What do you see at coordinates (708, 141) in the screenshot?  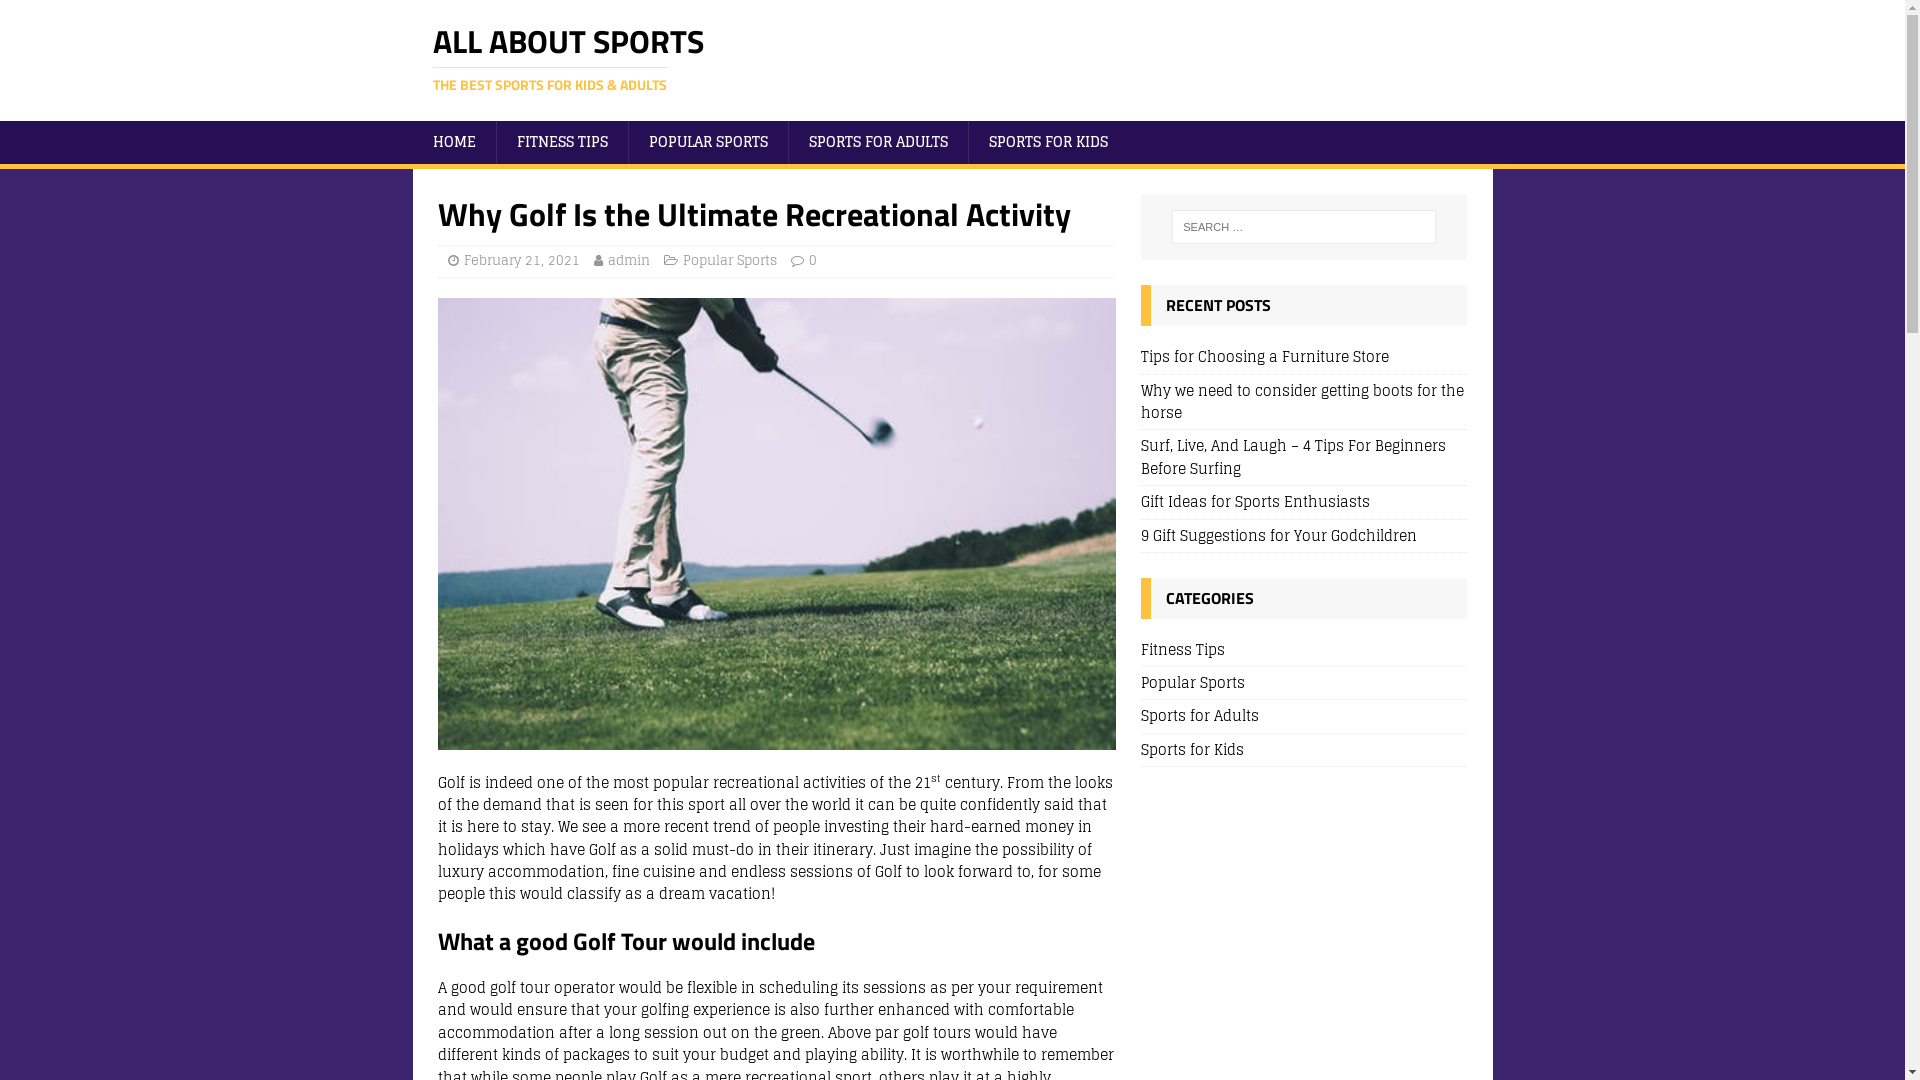 I see `'POPULAR SPORTS'` at bounding box center [708, 141].